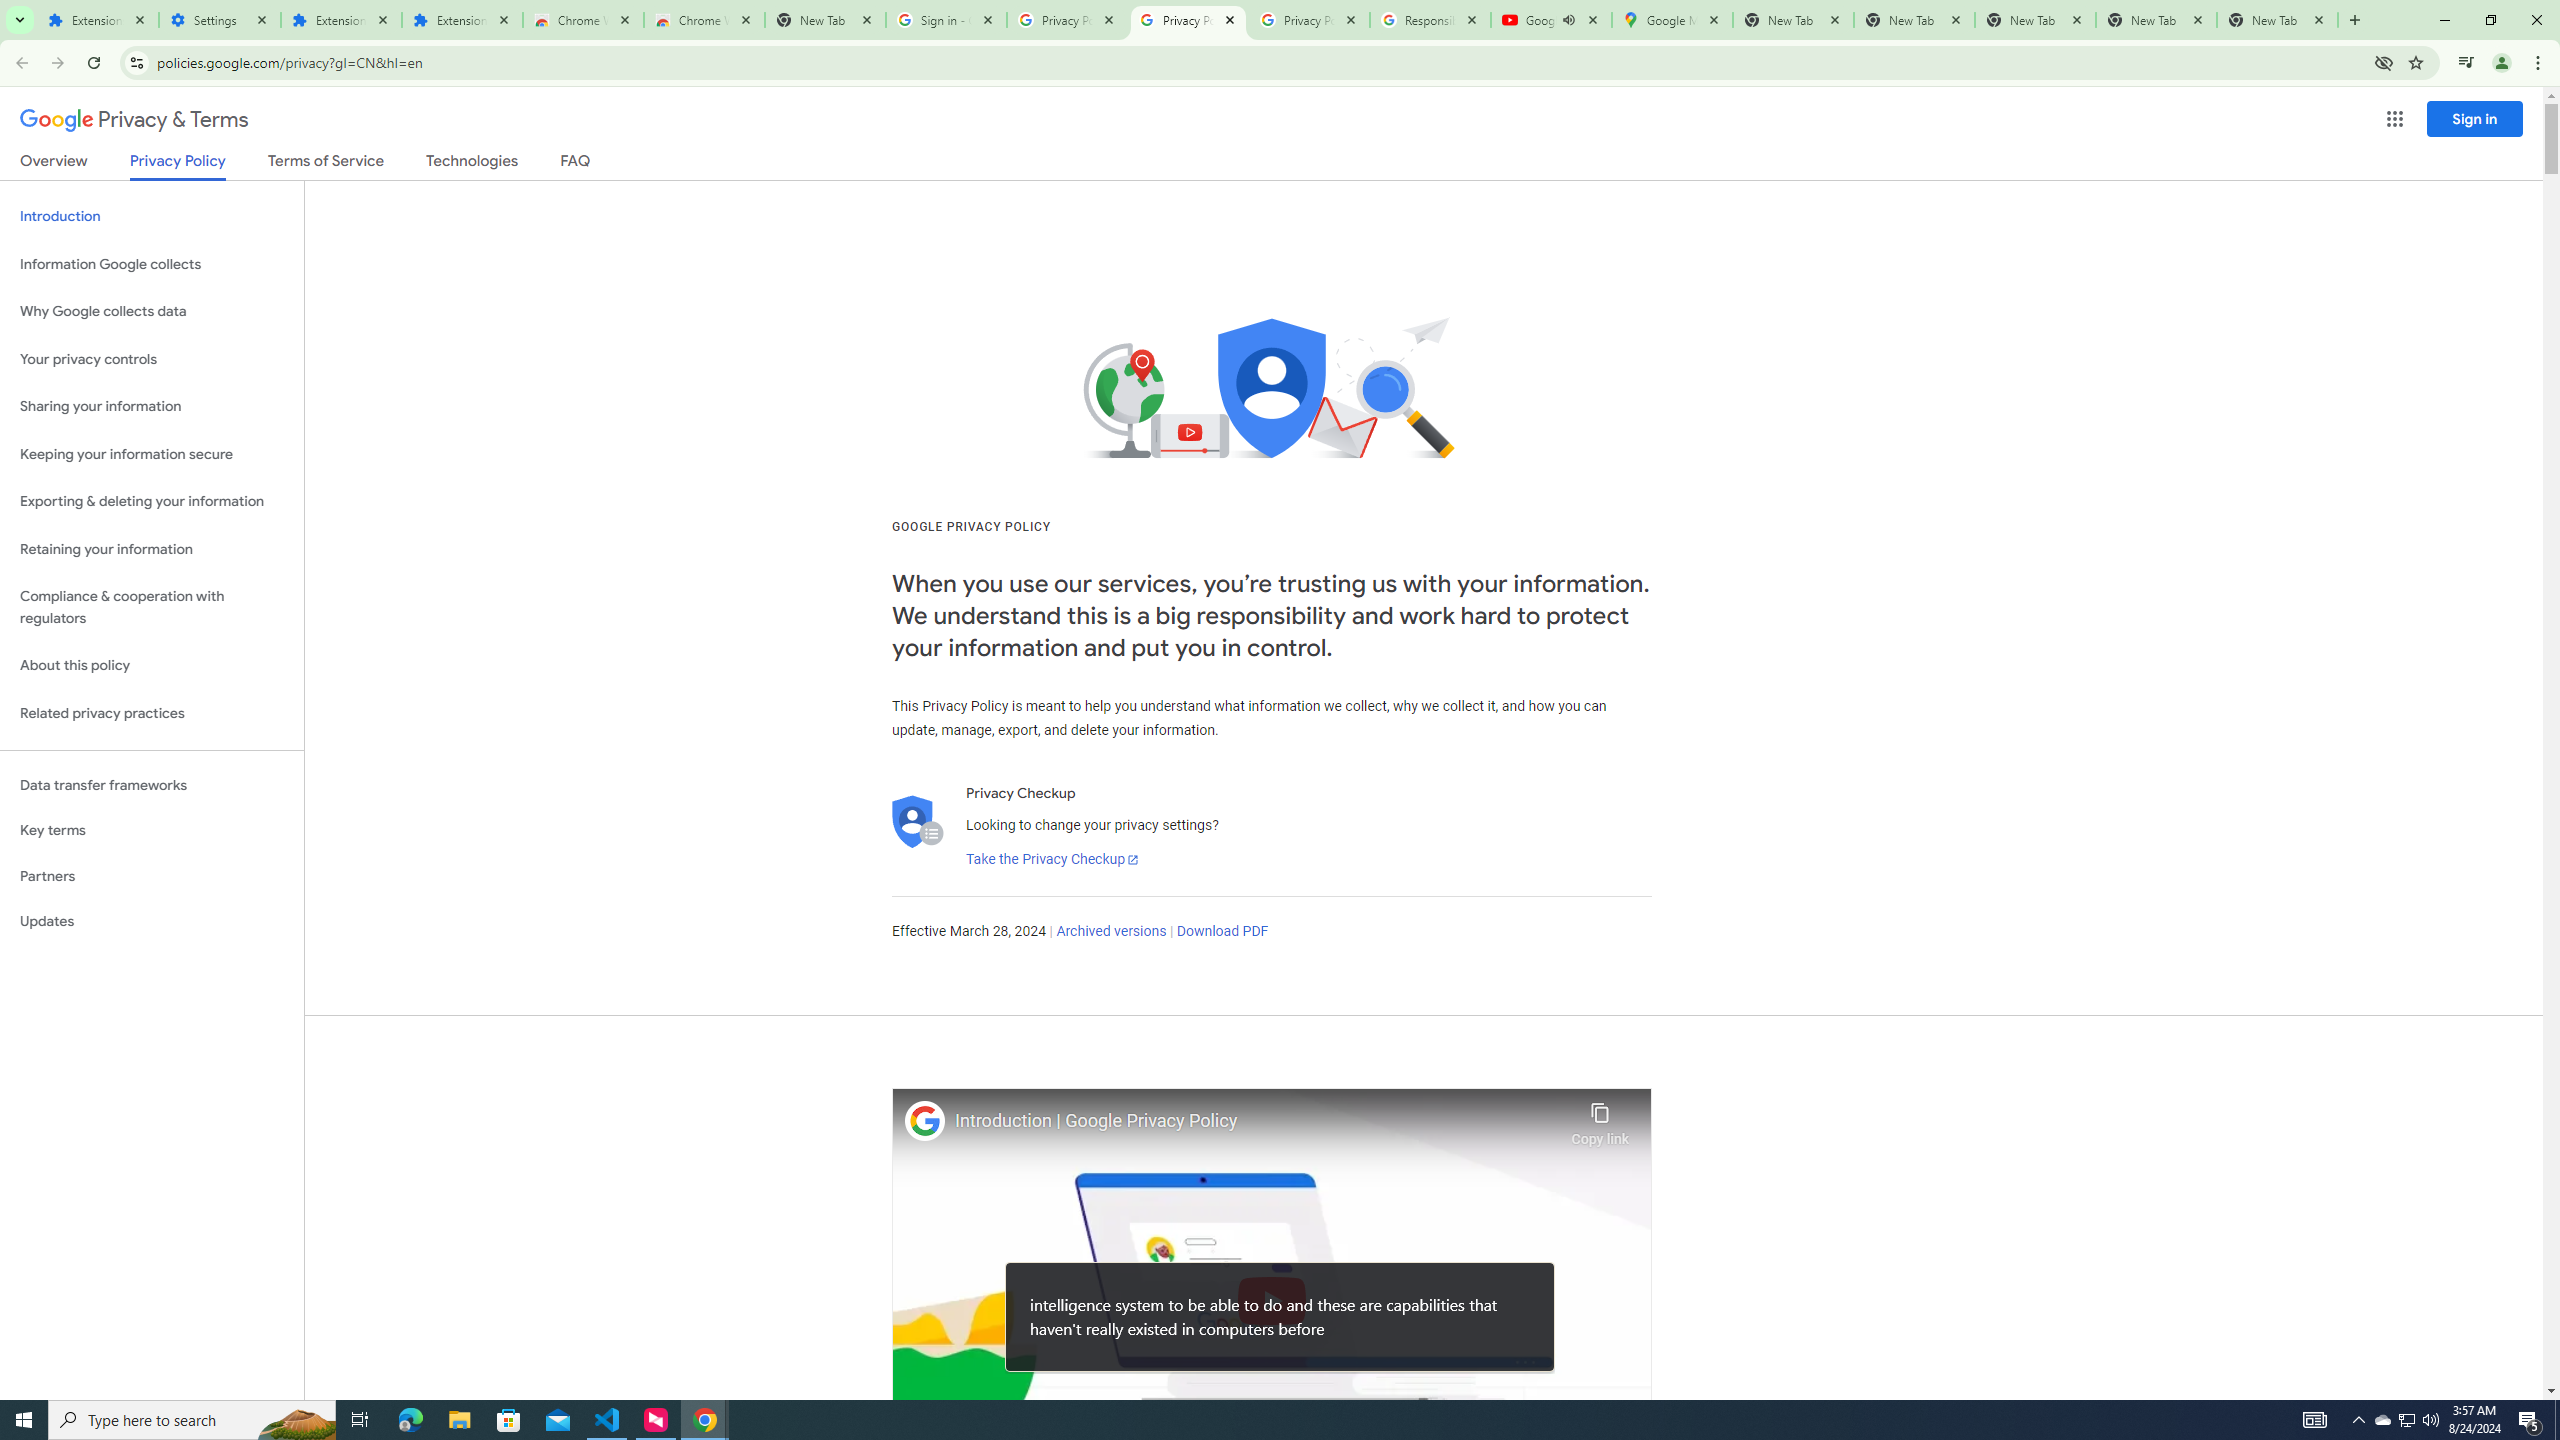  I want to click on 'Introduction | Google Privacy Policy', so click(1257, 1121).